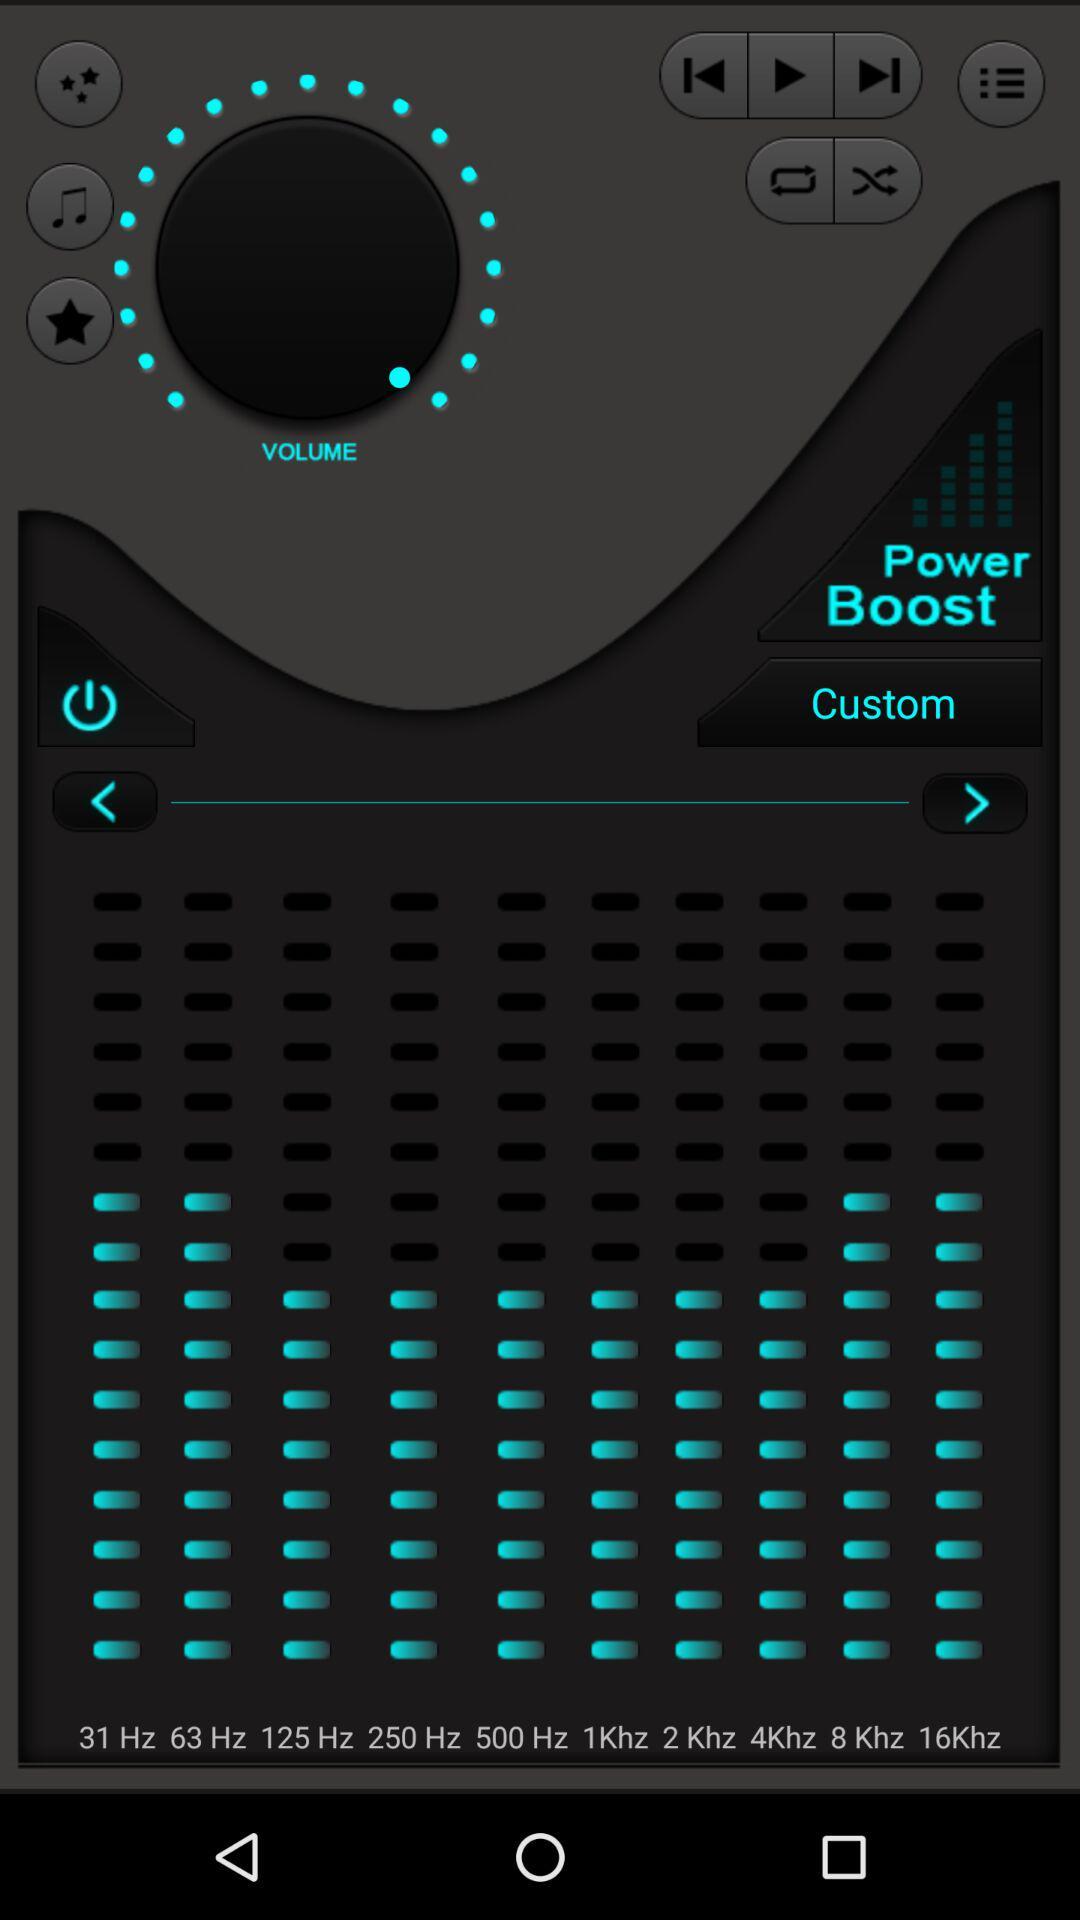 This screenshot has height=1920, width=1080. I want to click on the arrow_backward icon, so click(104, 858).